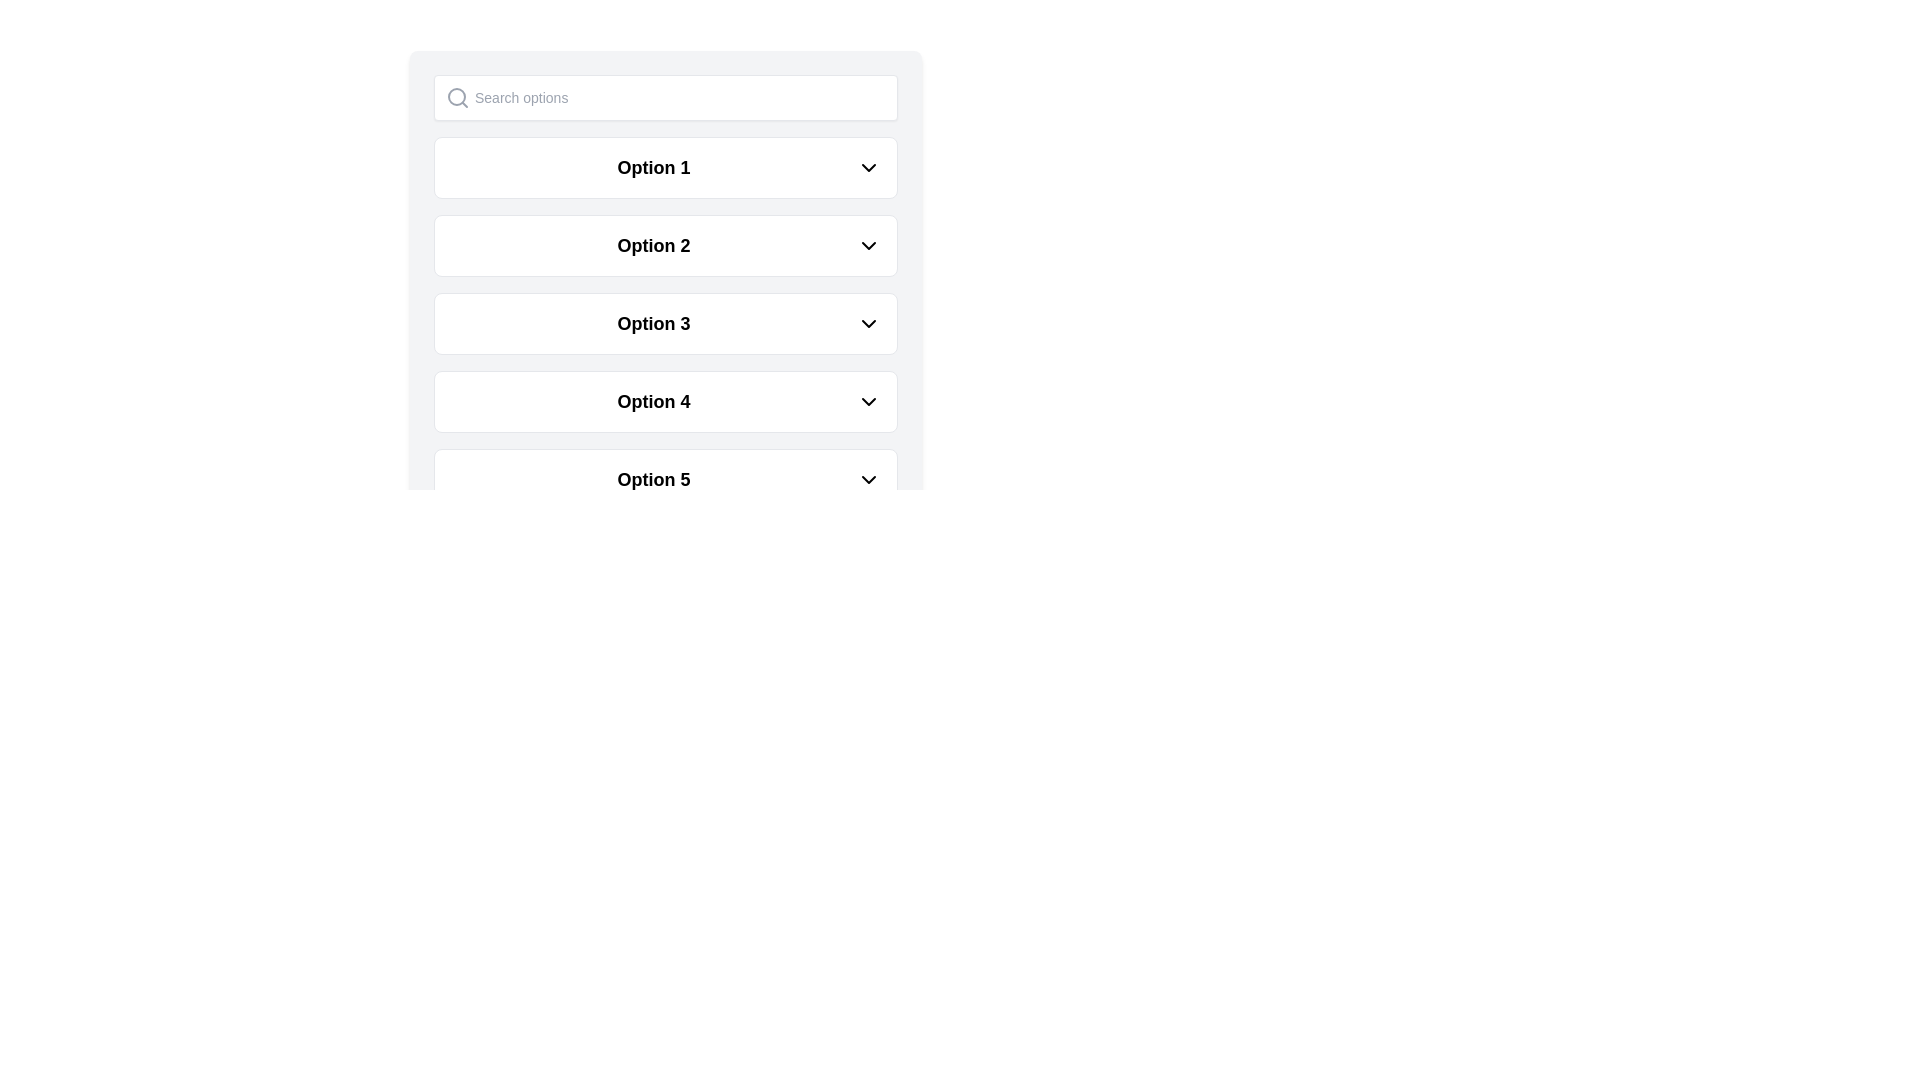 This screenshot has height=1080, width=1920. Describe the element at coordinates (653, 401) in the screenshot. I see `the selectable text element 'Option 4' within the interactive list item, which is the fourth item in a vertical list` at that location.